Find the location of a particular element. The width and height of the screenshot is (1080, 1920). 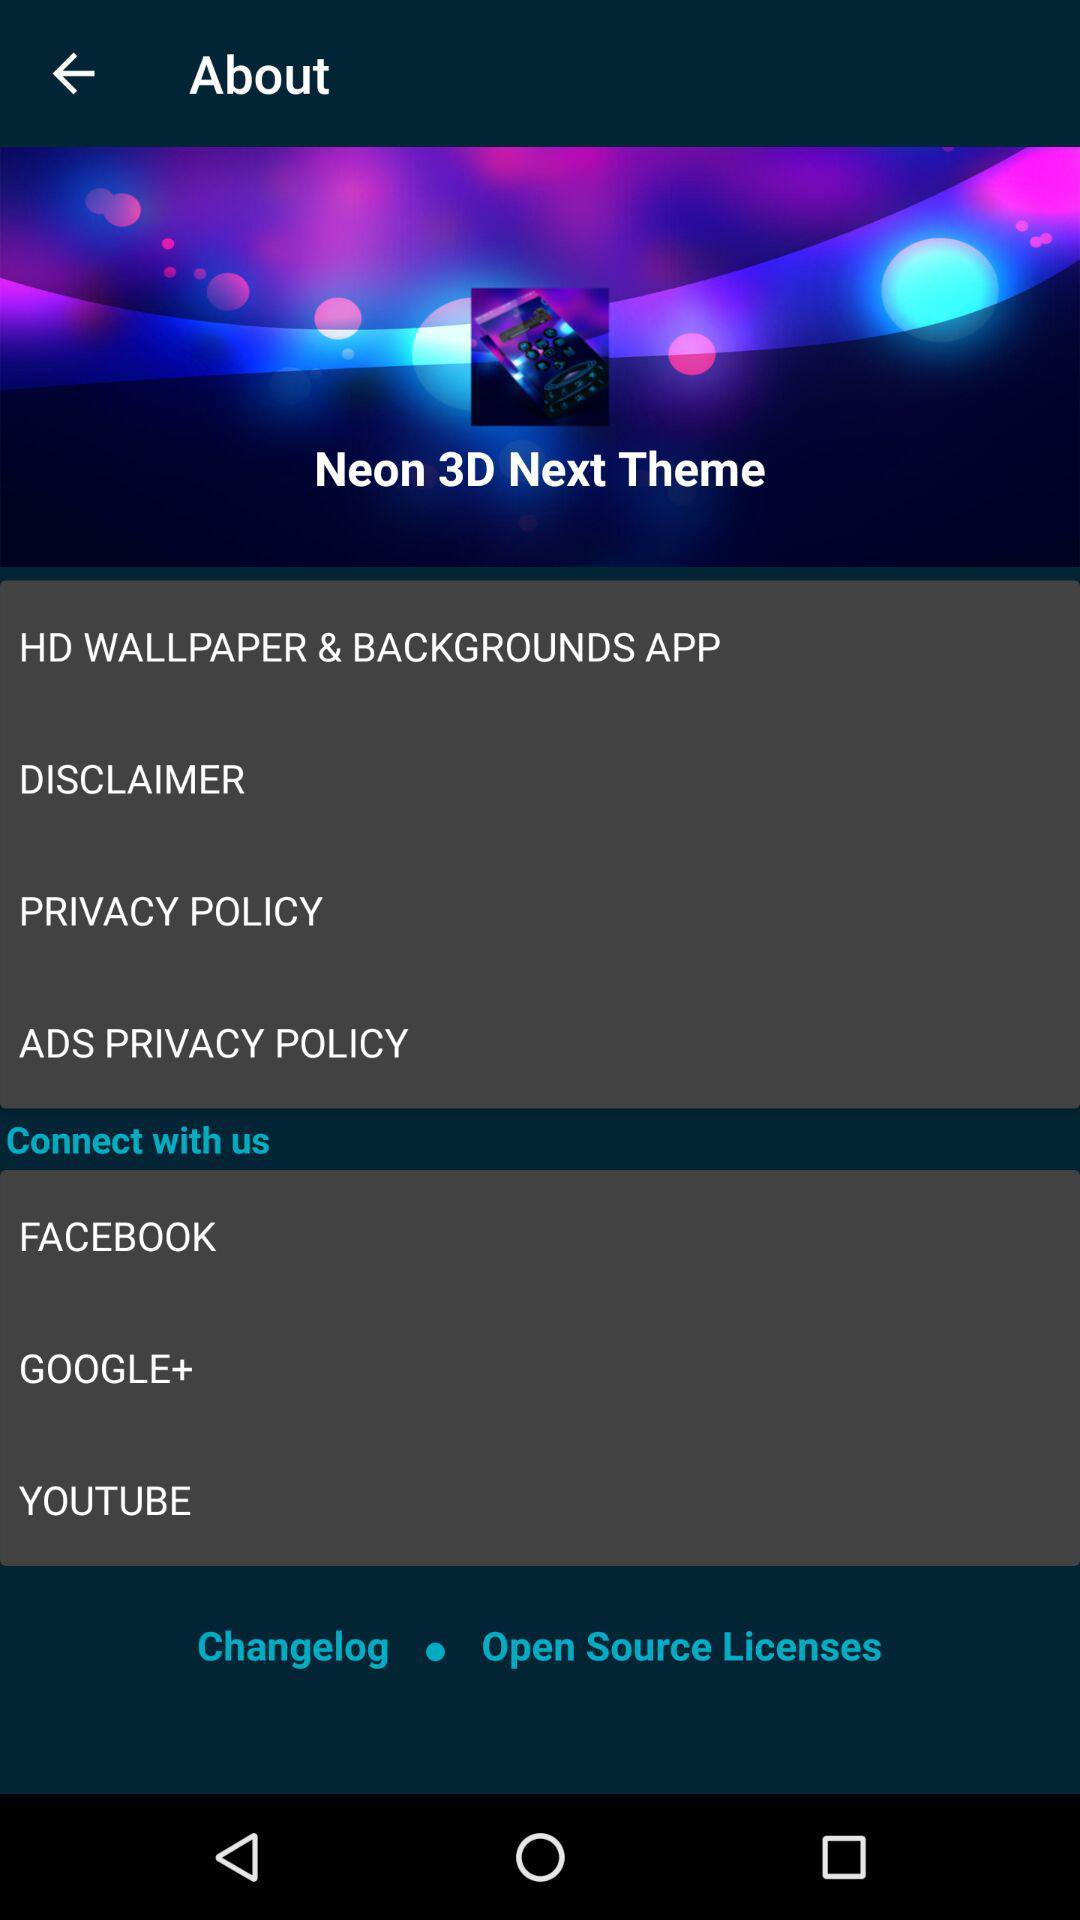

hd wallpaper backgrounds item is located at coordinates (540, 646).